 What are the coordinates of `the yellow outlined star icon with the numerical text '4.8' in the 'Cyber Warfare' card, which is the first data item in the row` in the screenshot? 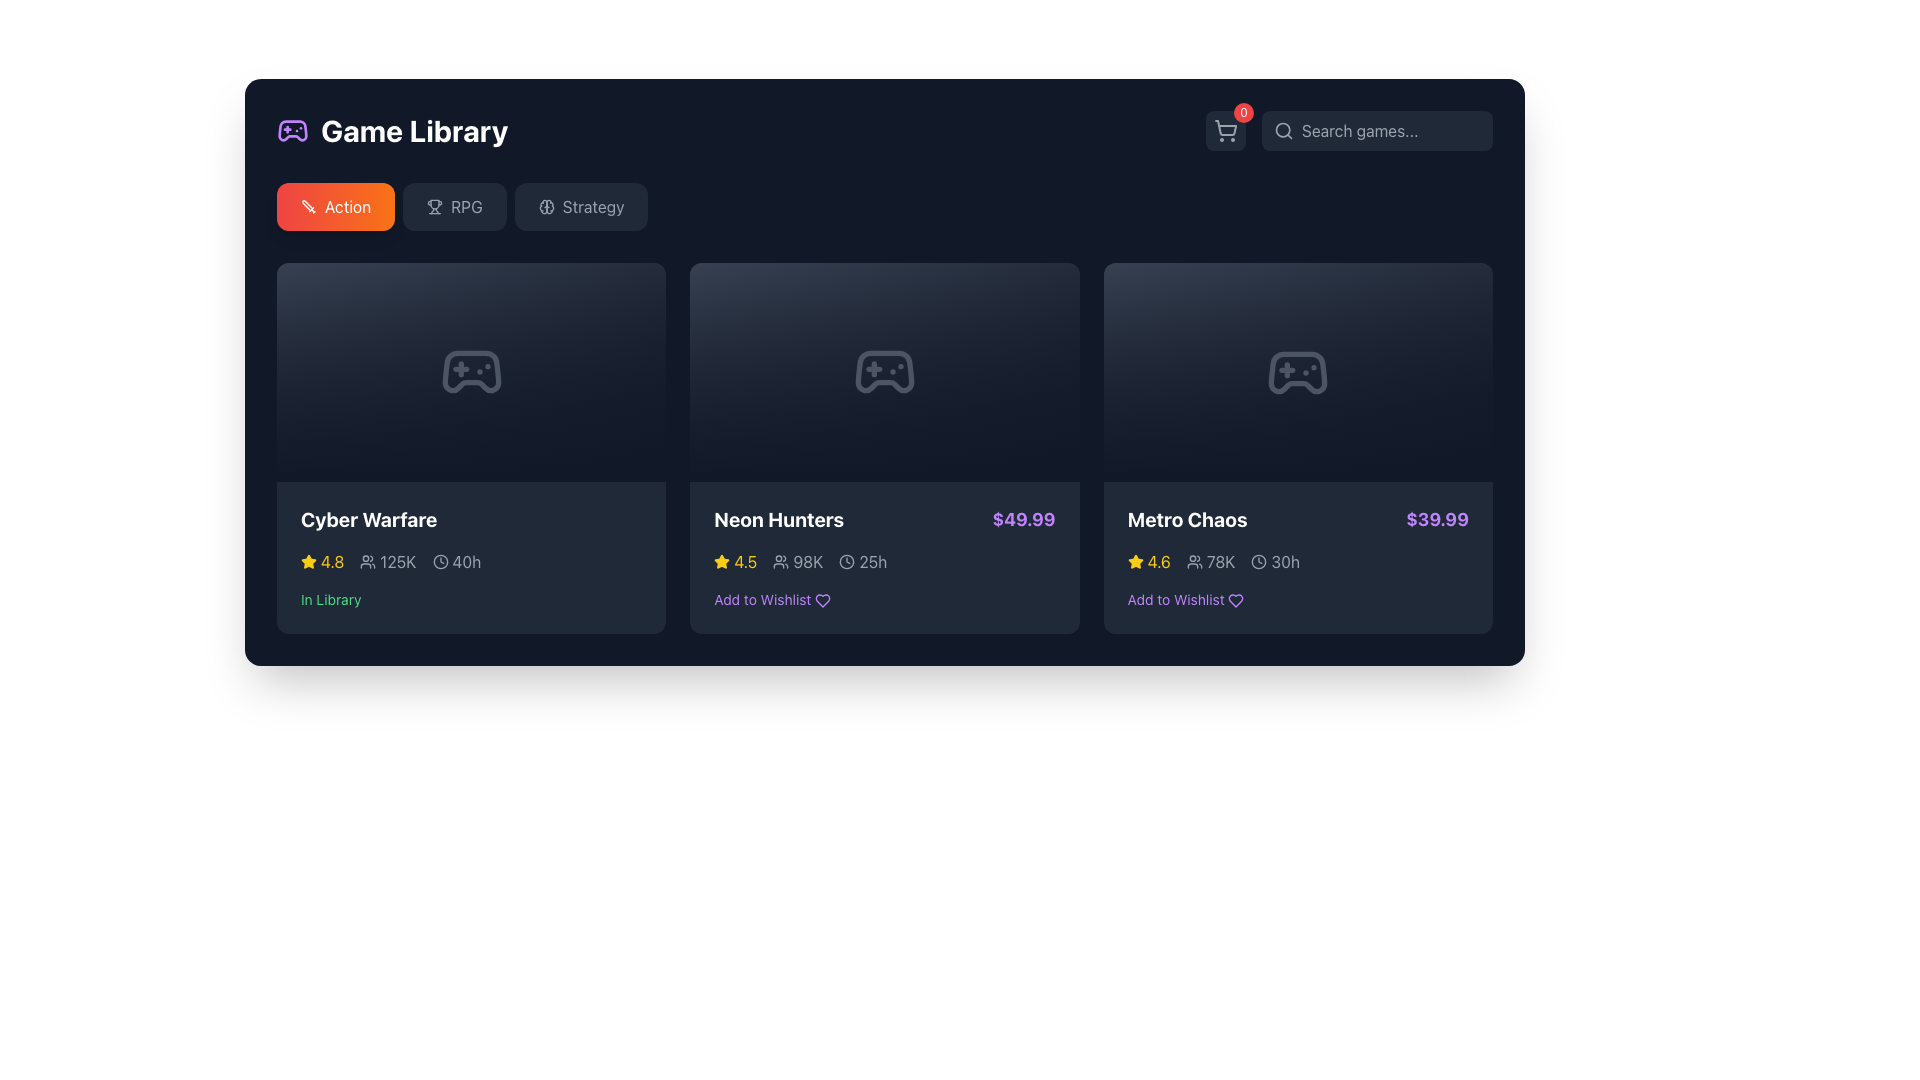 It's located at (322, 562).